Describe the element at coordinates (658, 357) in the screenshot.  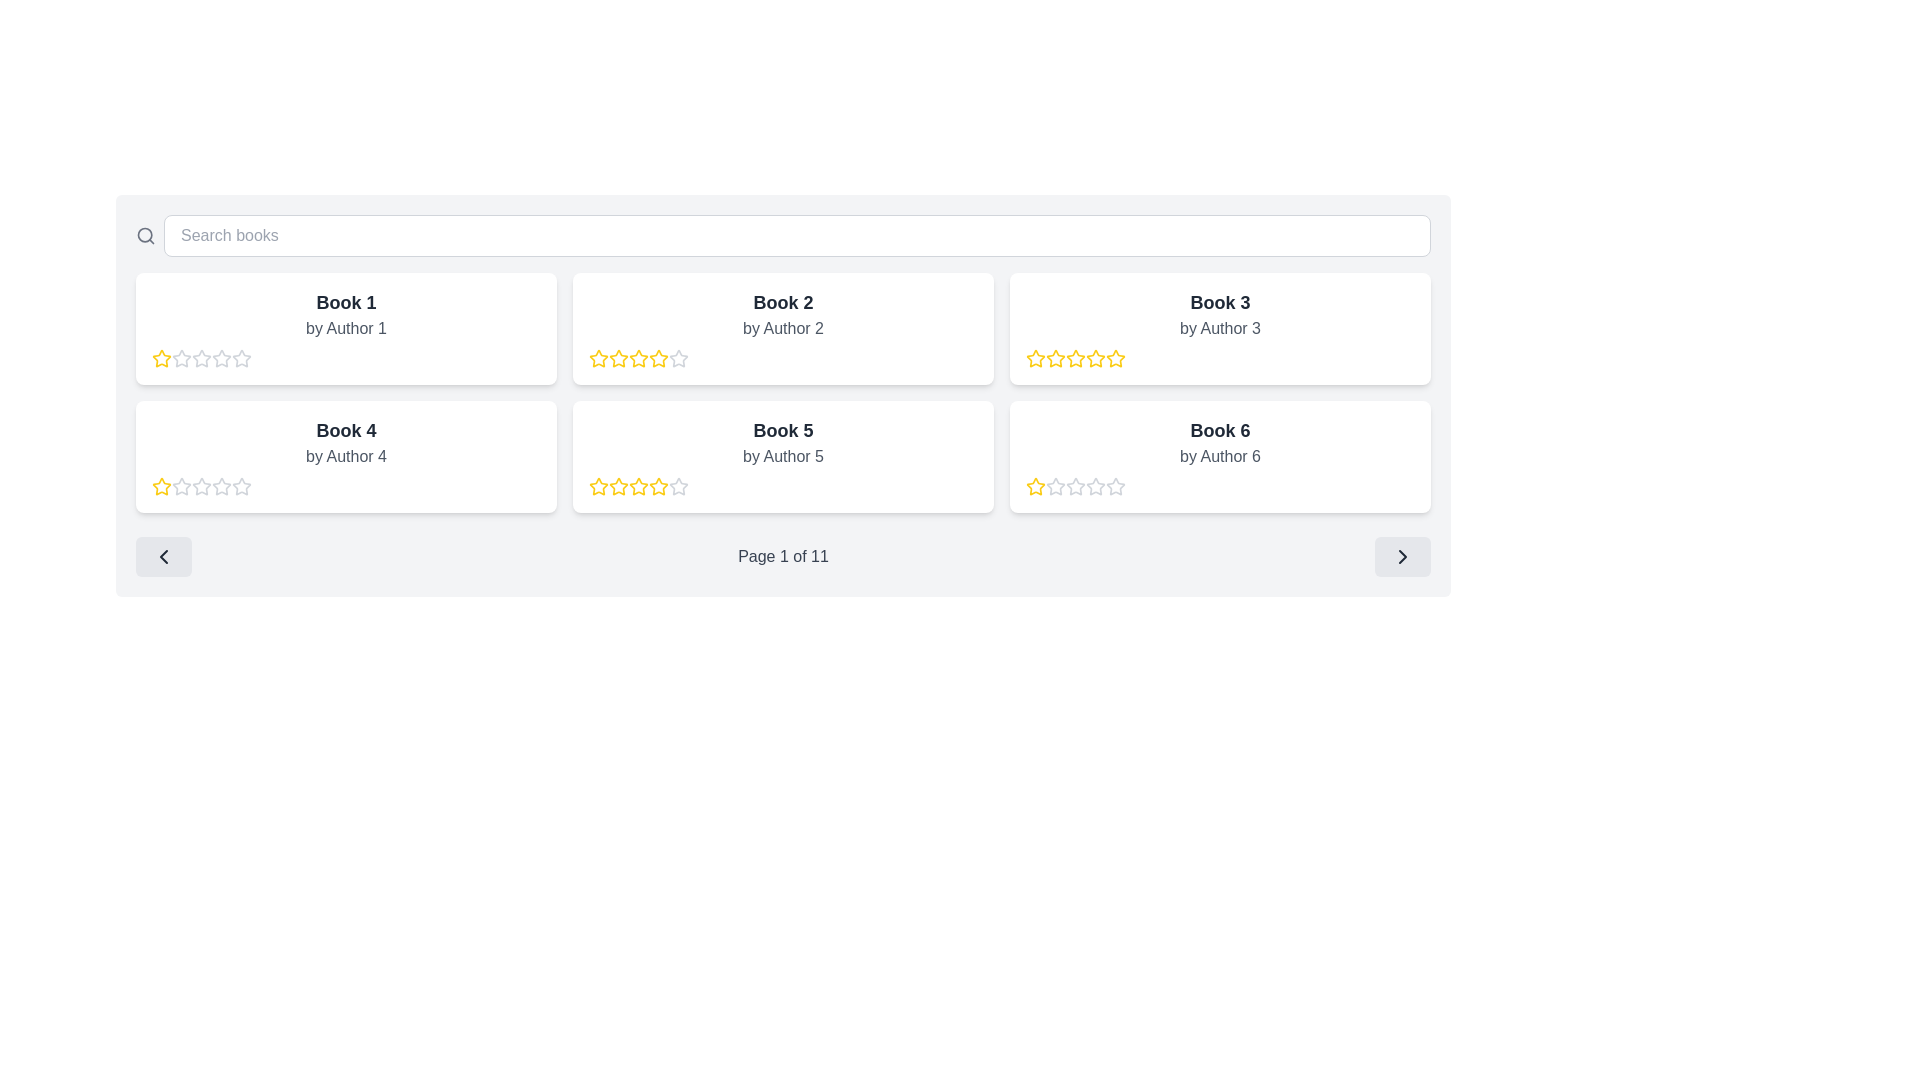
I see `the third rating star icon` at that location.